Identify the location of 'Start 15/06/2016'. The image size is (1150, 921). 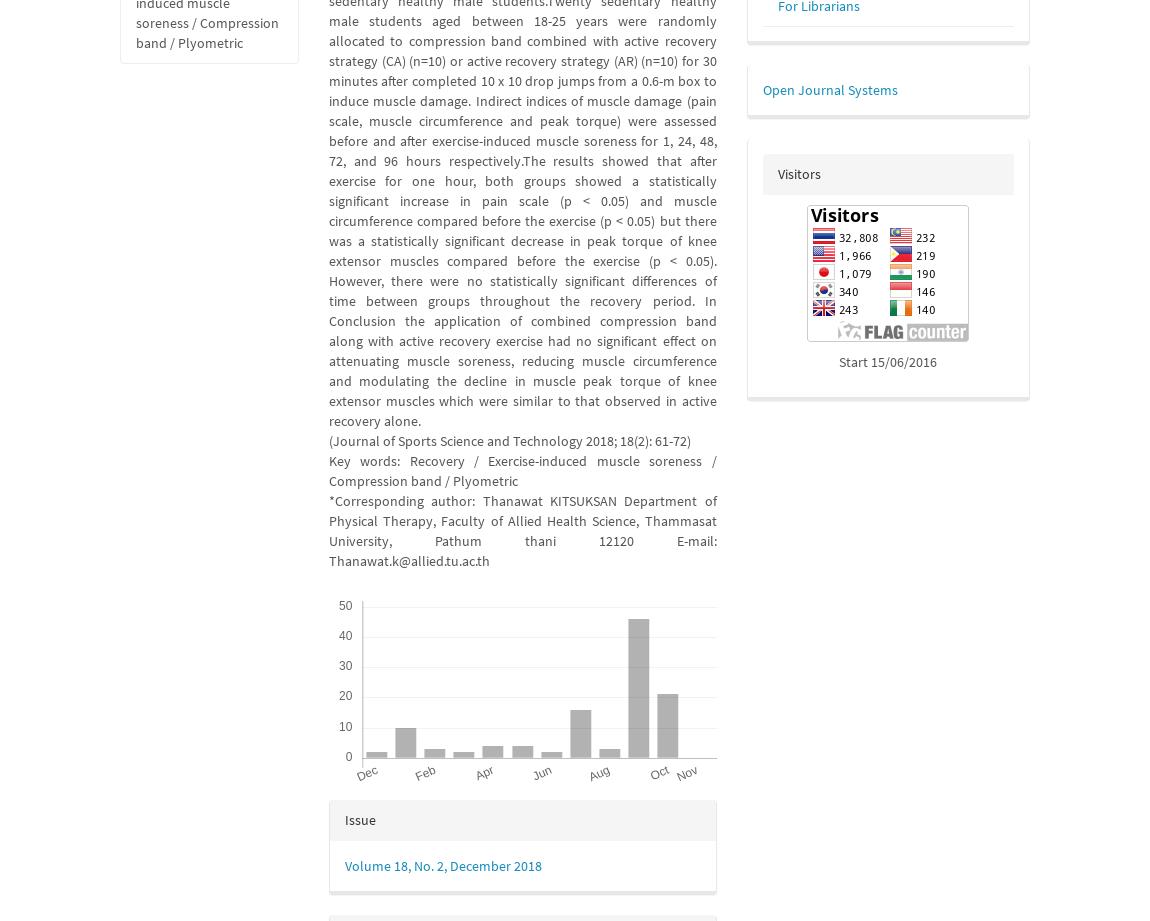
(888, 362).